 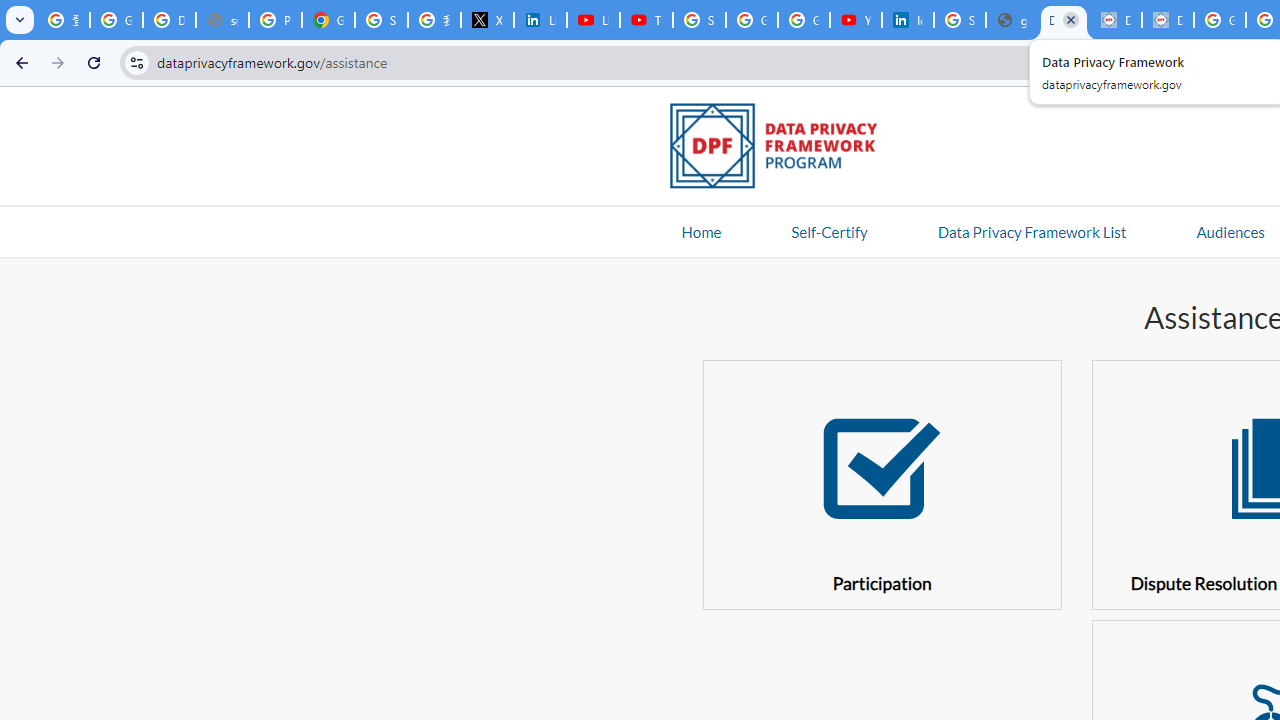 I want to click on 'Privacy Help Center - Policies Help', so click(x=274, y=20).